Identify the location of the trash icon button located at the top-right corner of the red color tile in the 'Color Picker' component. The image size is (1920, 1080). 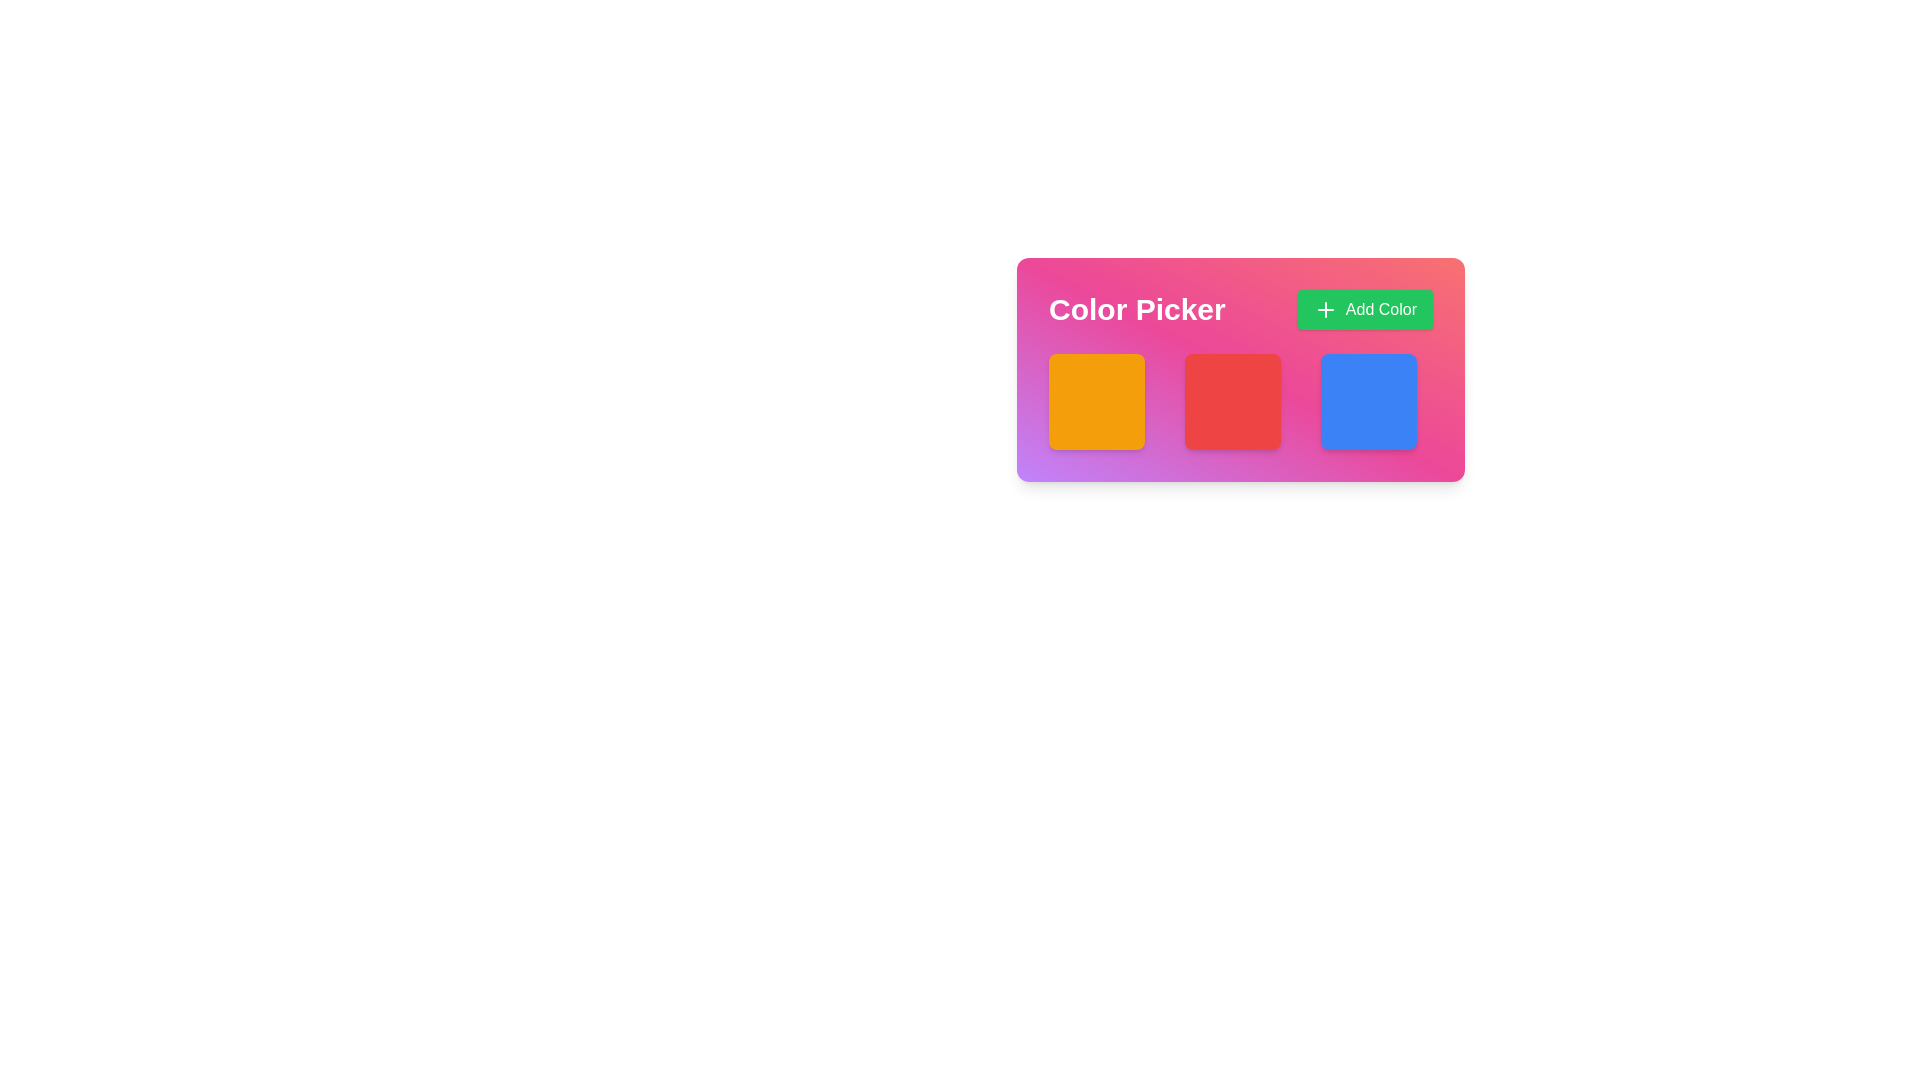
(1277, 371).